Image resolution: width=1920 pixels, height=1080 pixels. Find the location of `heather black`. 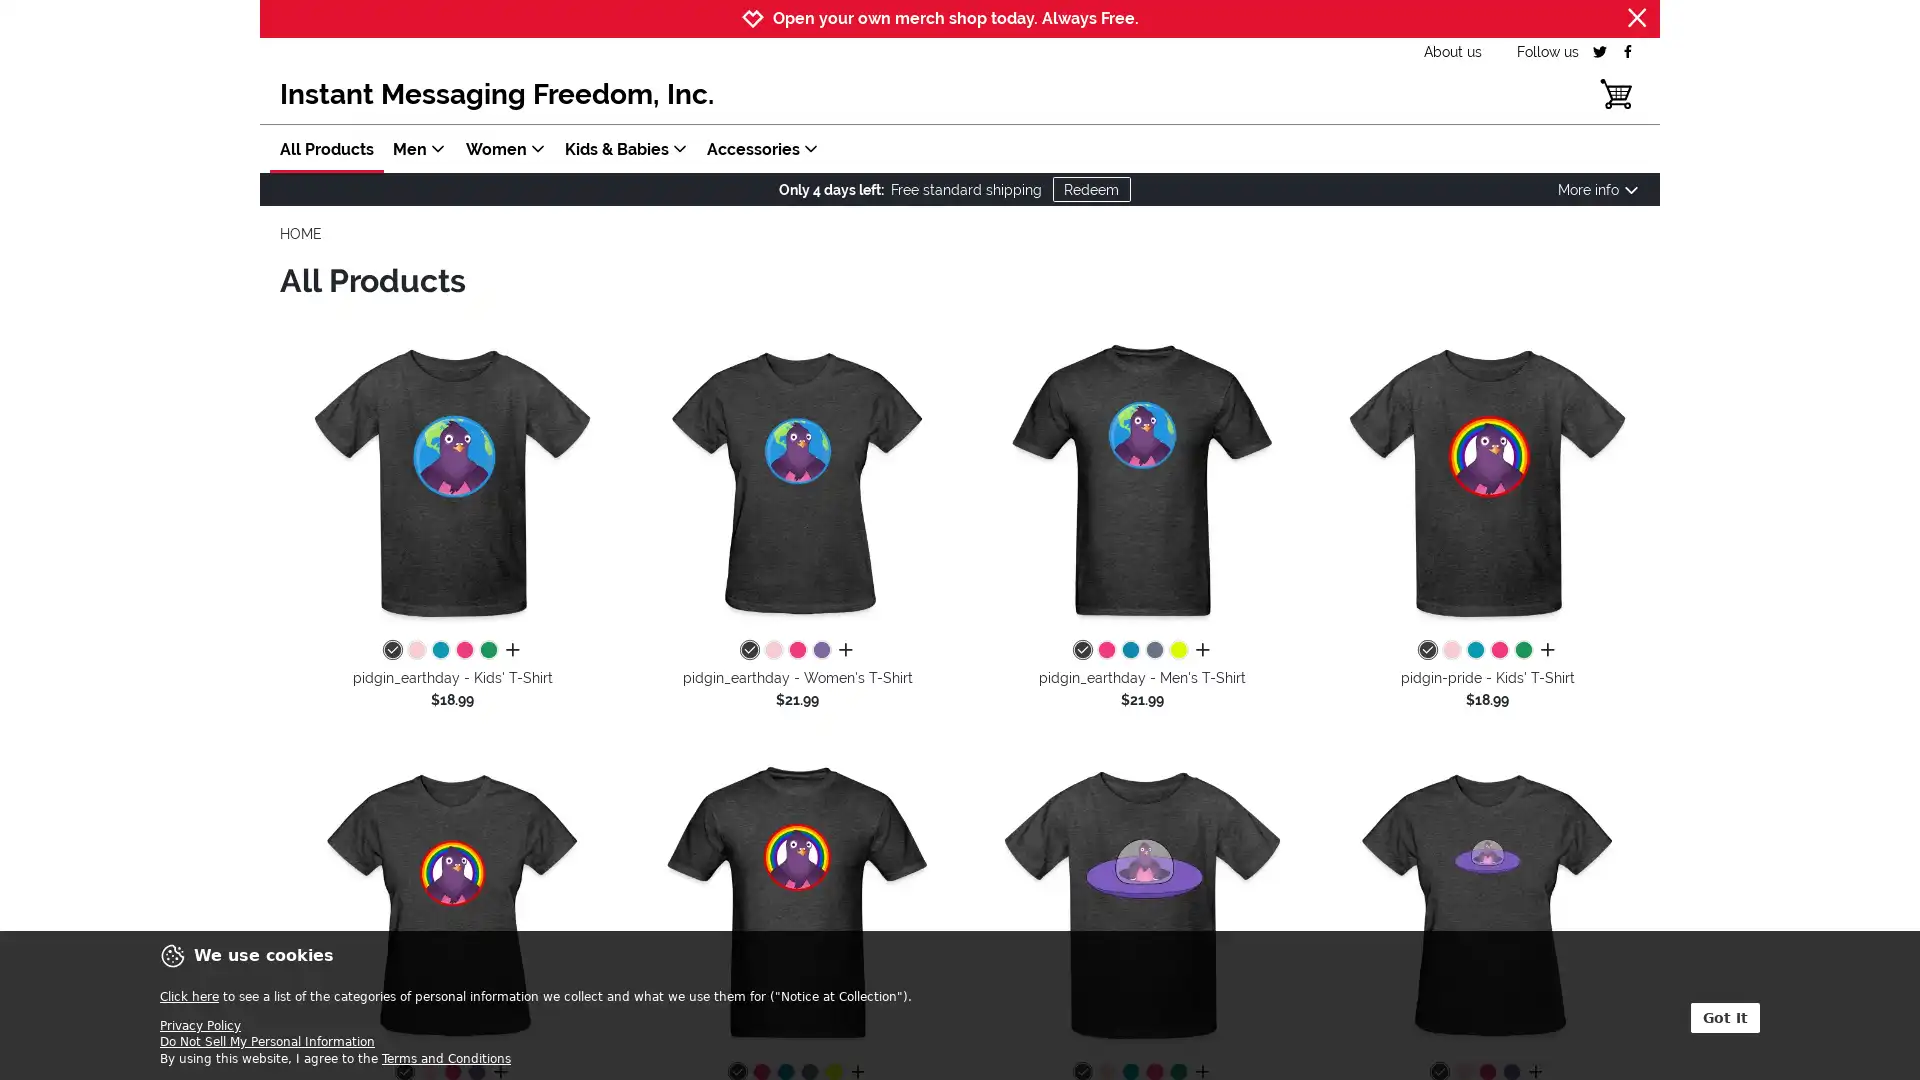

heather black is located at coordinates (1425, 651).